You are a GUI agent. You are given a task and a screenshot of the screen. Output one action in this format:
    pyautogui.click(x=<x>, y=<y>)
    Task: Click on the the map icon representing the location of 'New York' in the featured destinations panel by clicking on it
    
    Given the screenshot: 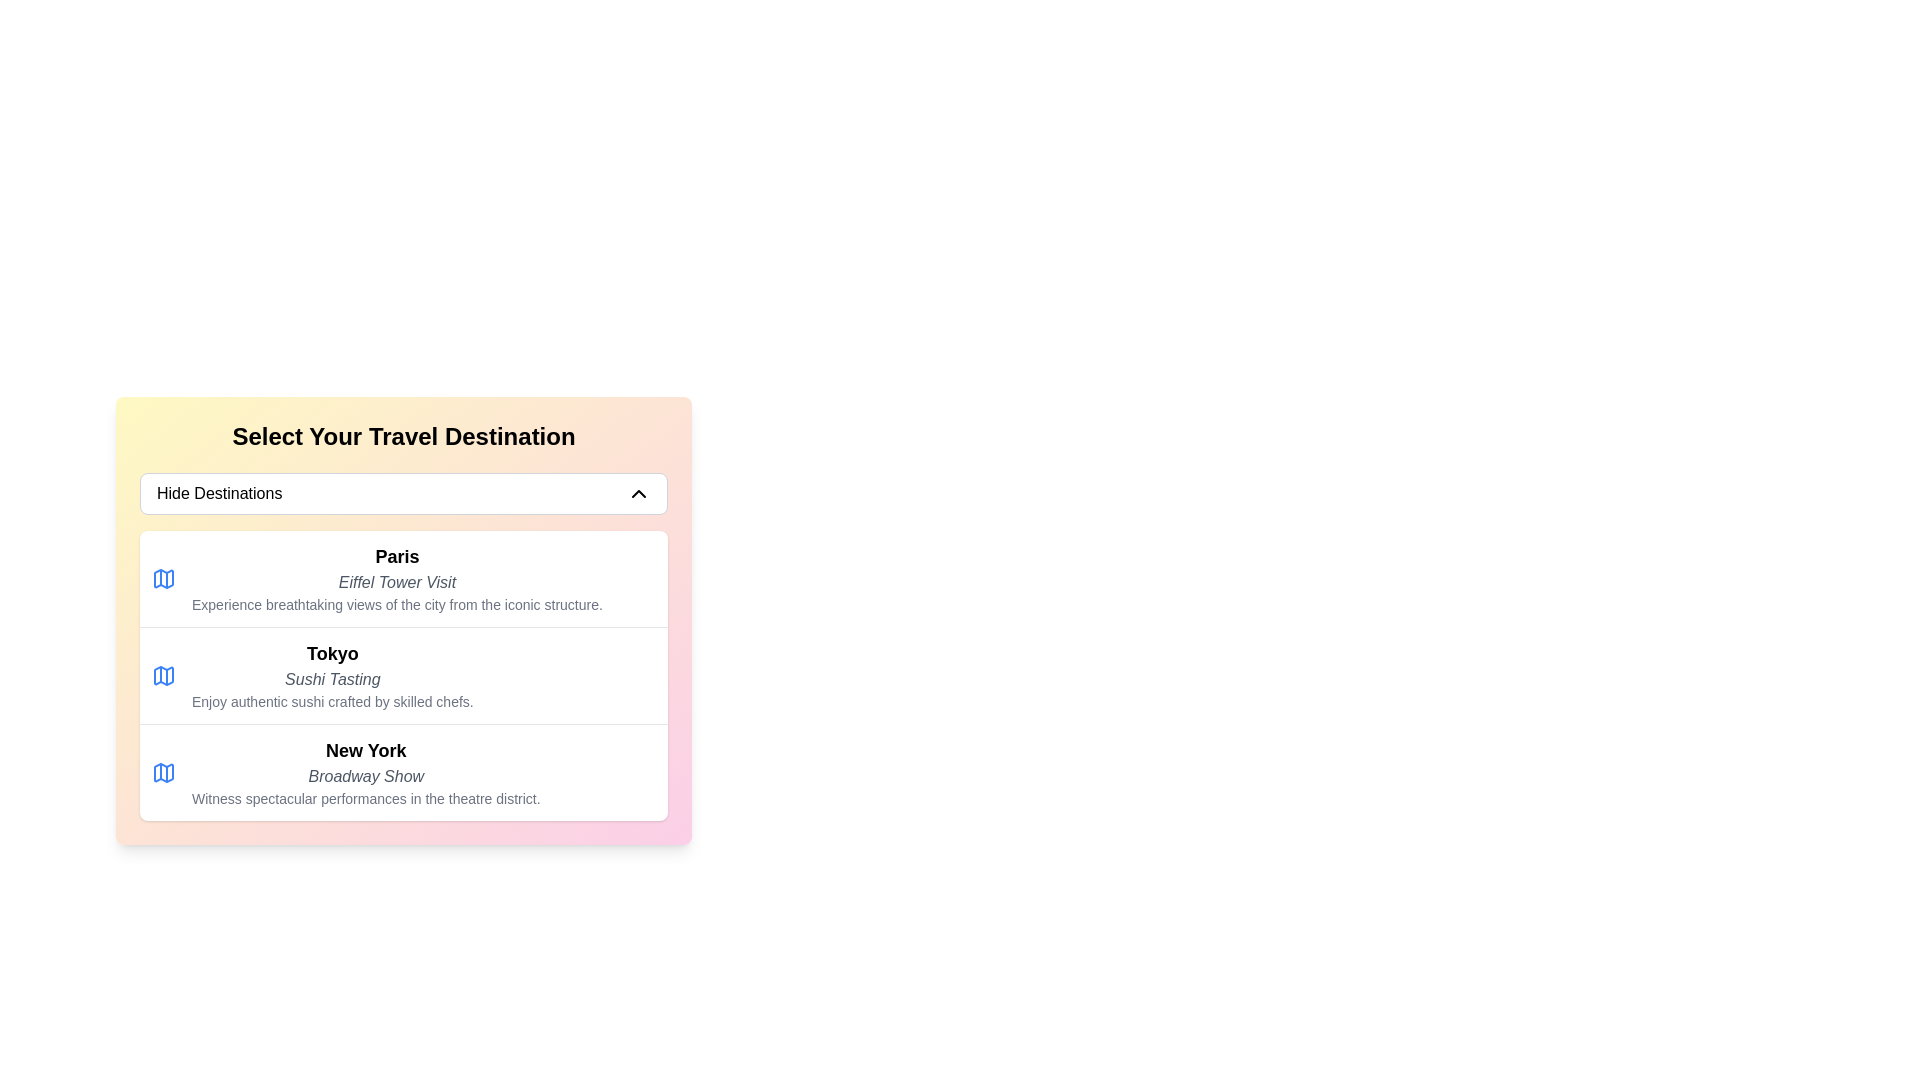 What is the action you would take?
    pyautogui.click(x=163, y=771)
    